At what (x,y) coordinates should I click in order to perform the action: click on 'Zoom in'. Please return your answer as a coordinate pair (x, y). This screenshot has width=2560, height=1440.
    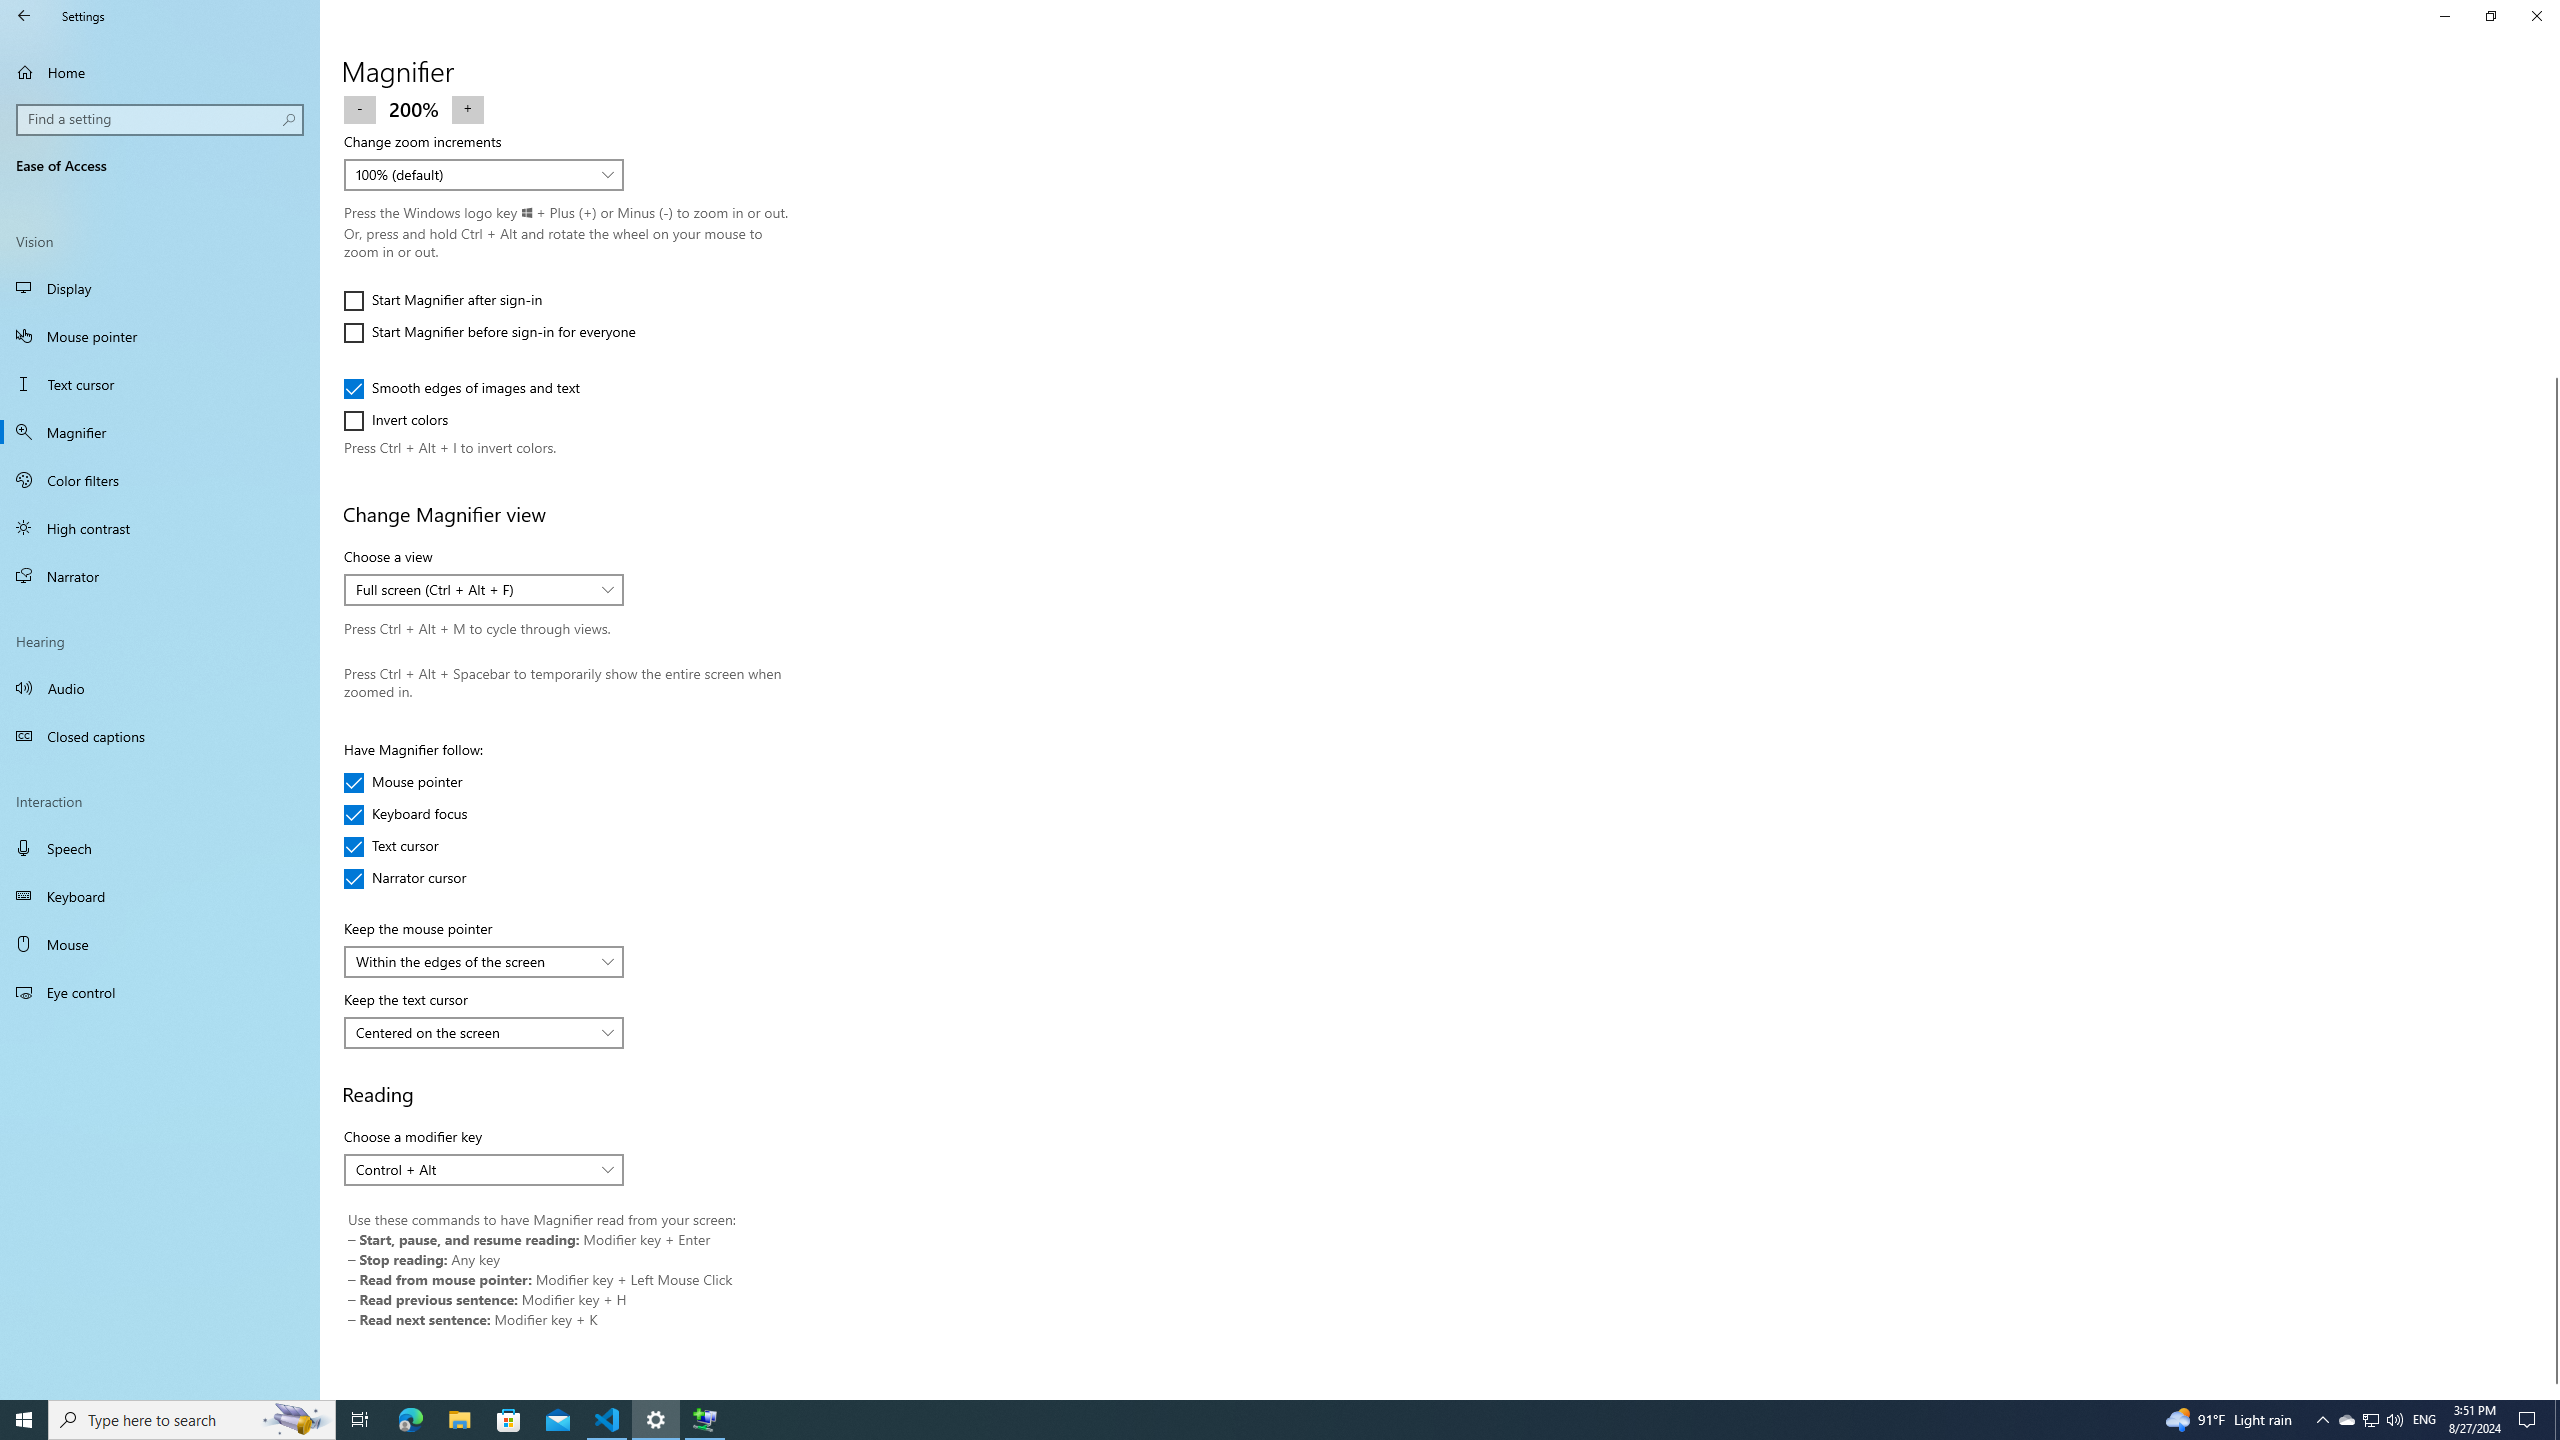
    Looking at the image, I should click on (468, 107).